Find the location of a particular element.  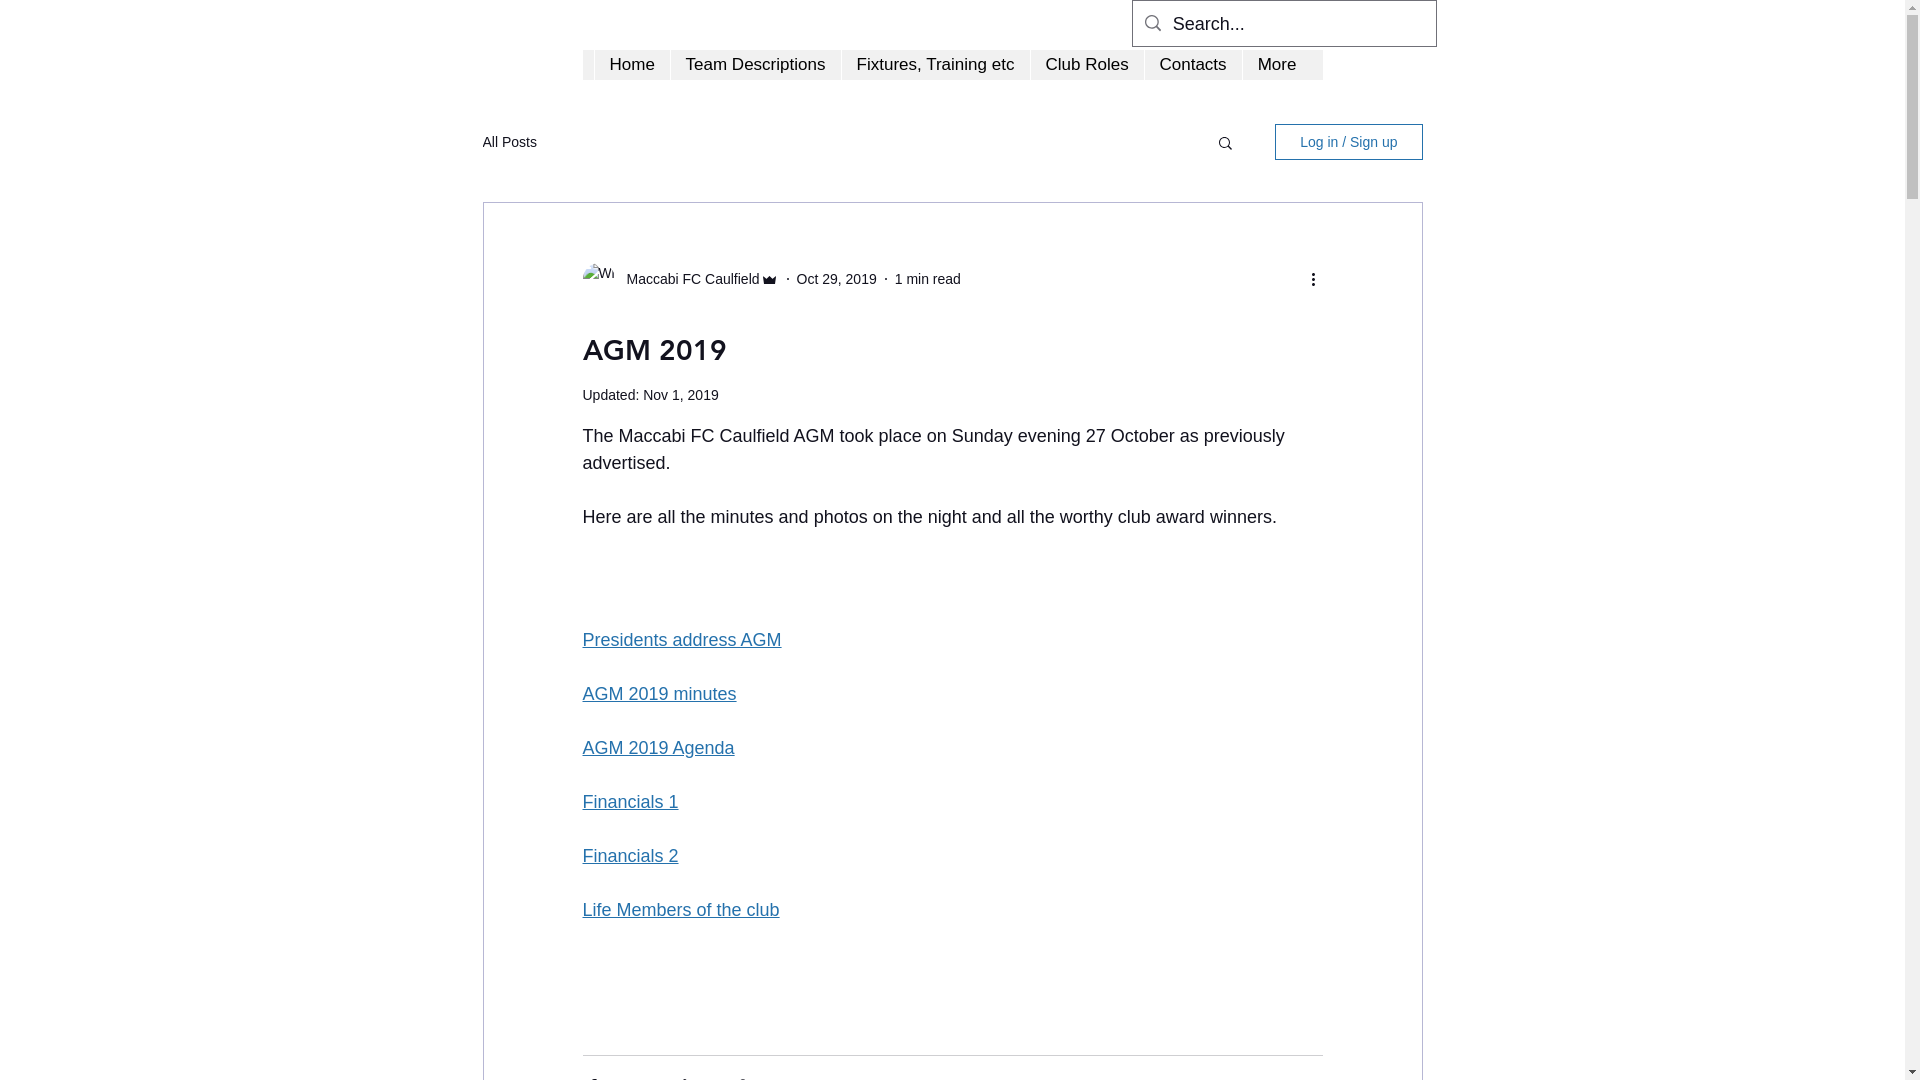

'Financials 2' is located at coordinates (628, 855).